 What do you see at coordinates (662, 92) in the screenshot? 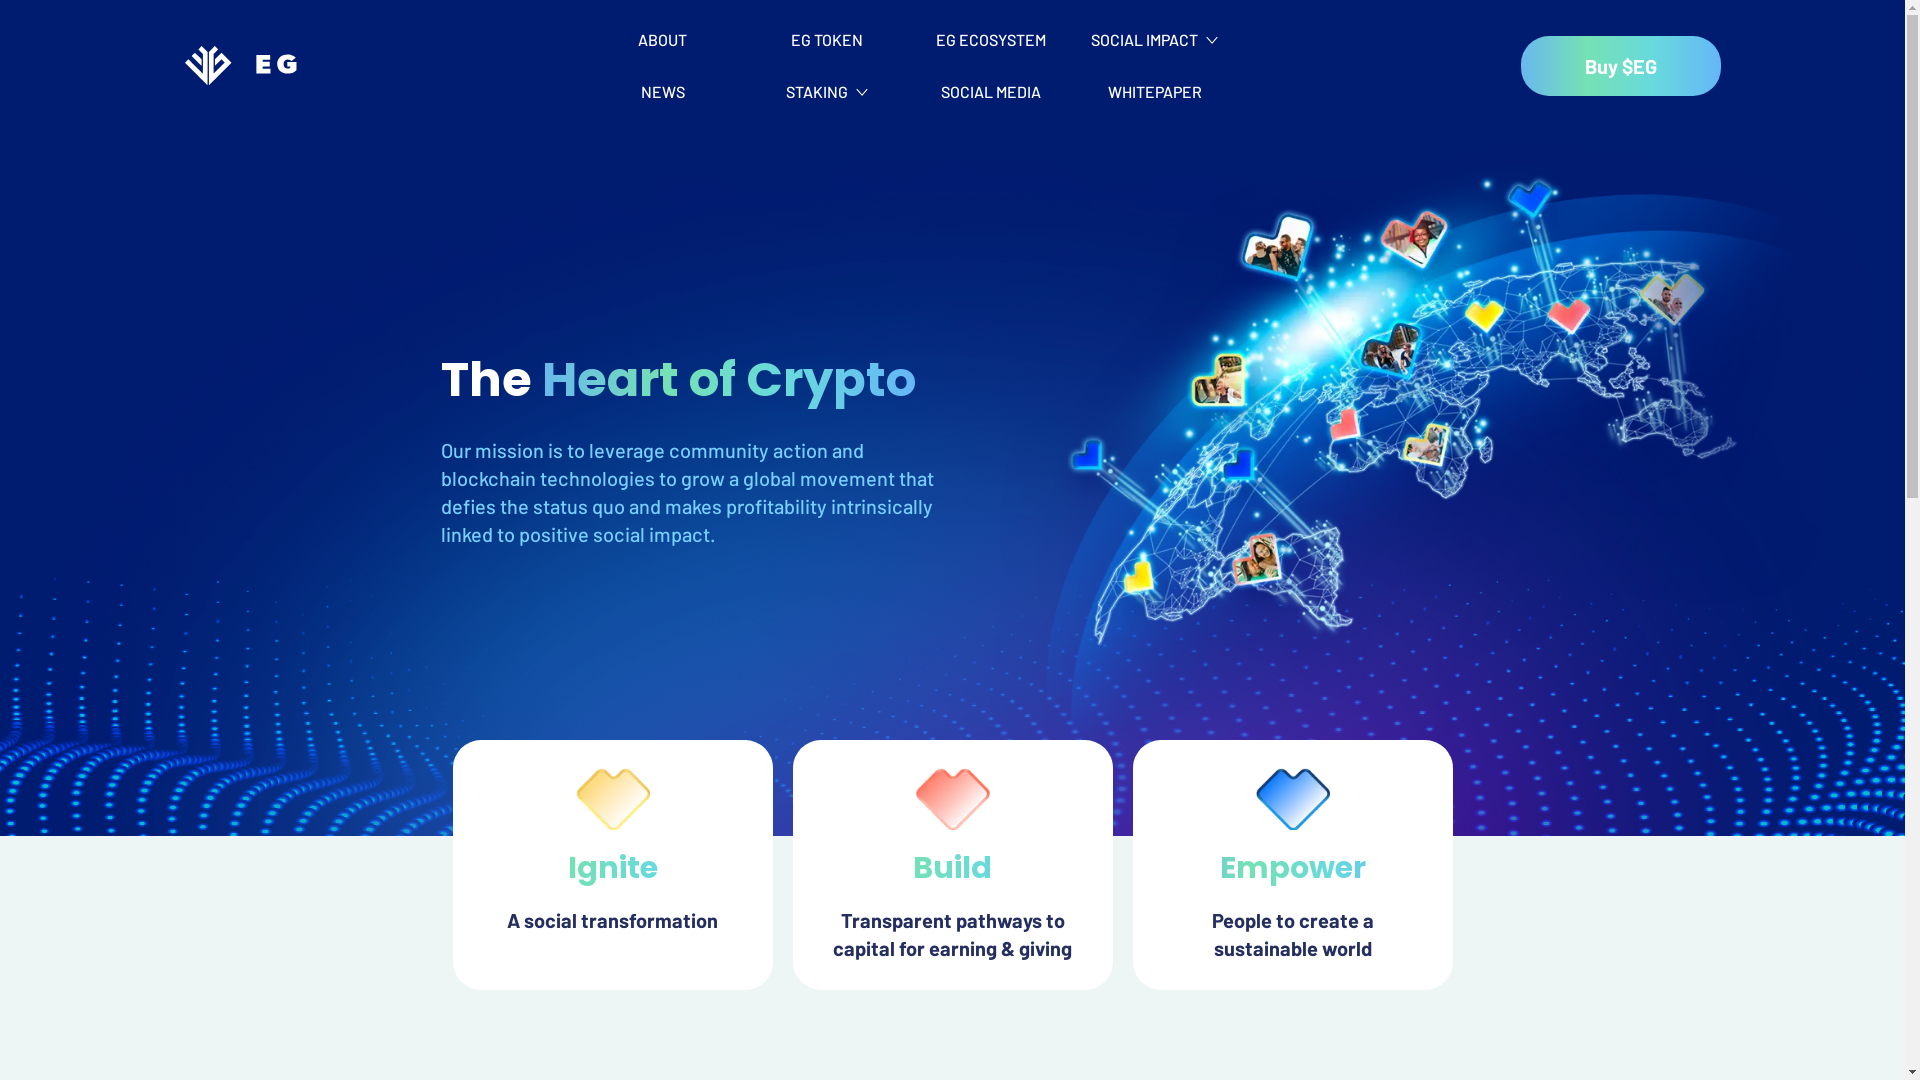
I see `'NEWS'` at bounding box center [662, 92].